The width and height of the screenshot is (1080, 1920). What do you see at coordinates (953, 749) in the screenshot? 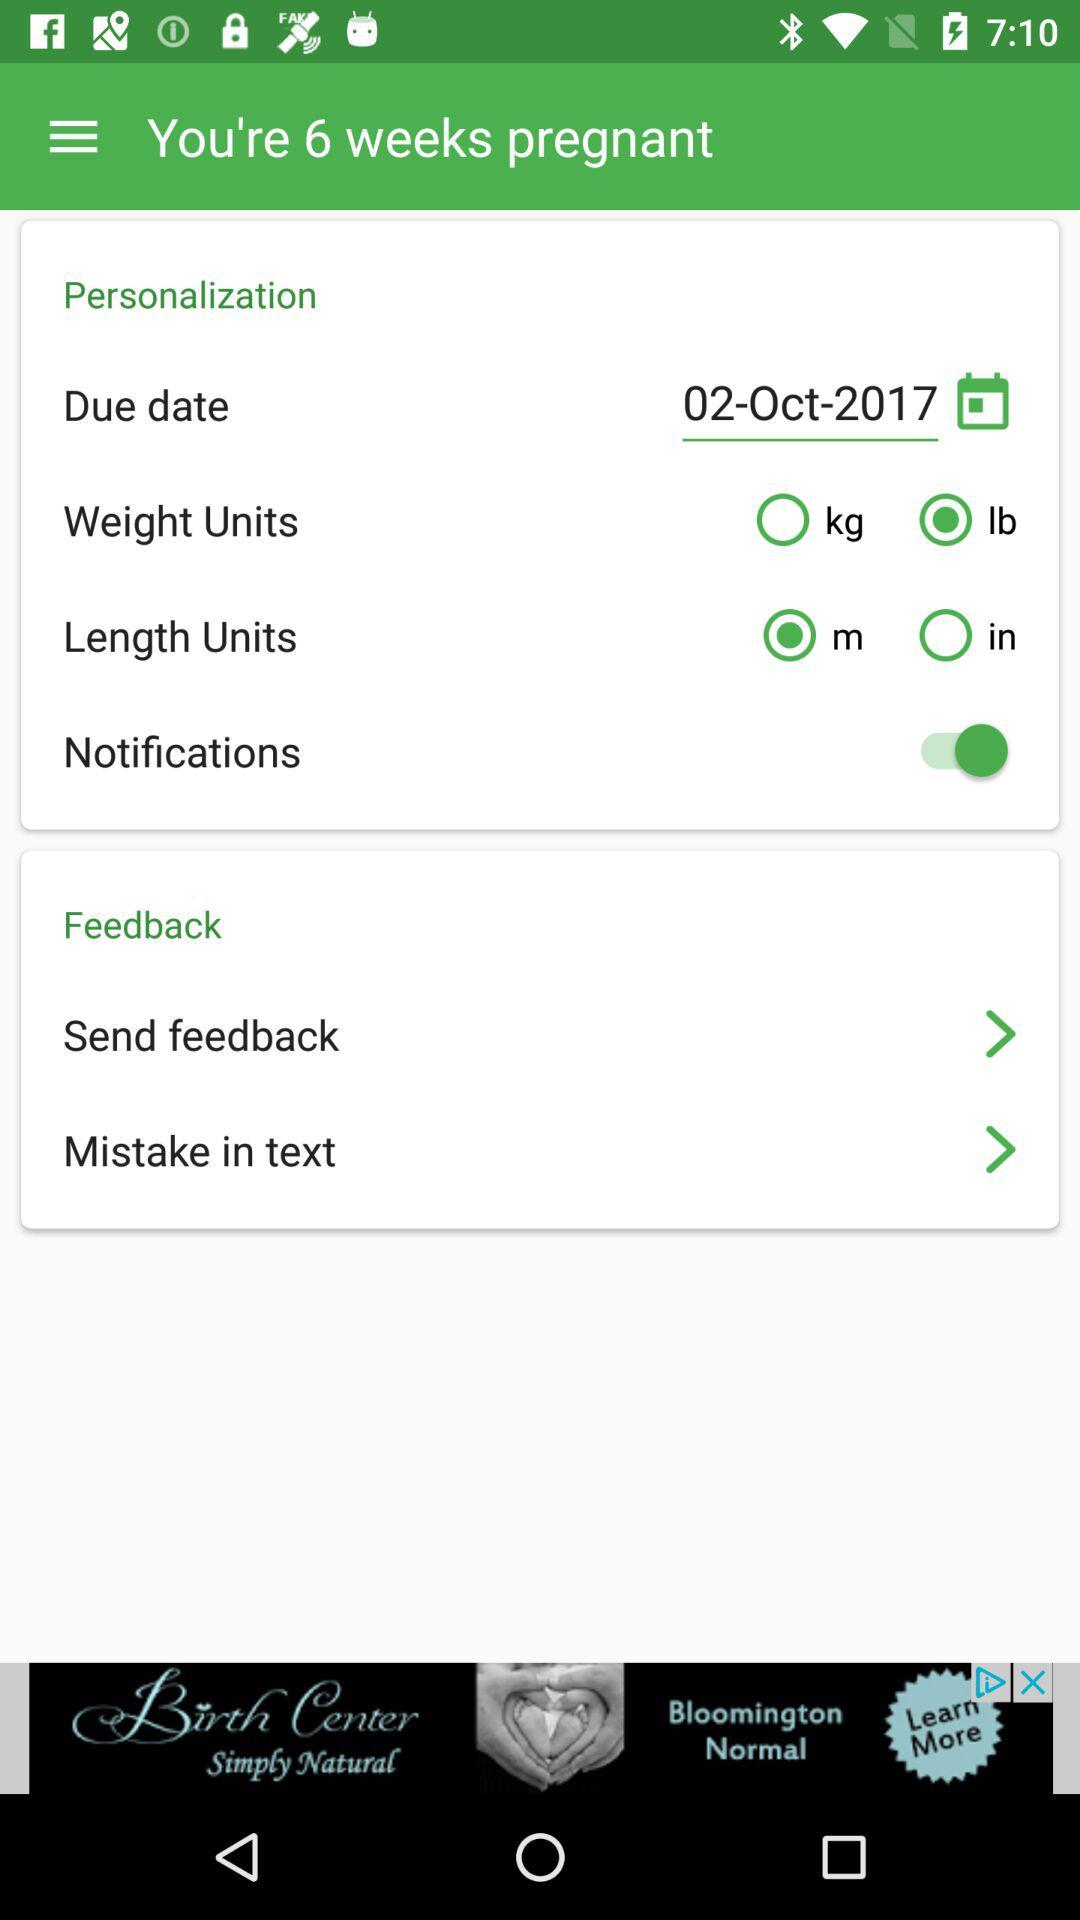
I see `notifications` at bounding box center [953, 749].